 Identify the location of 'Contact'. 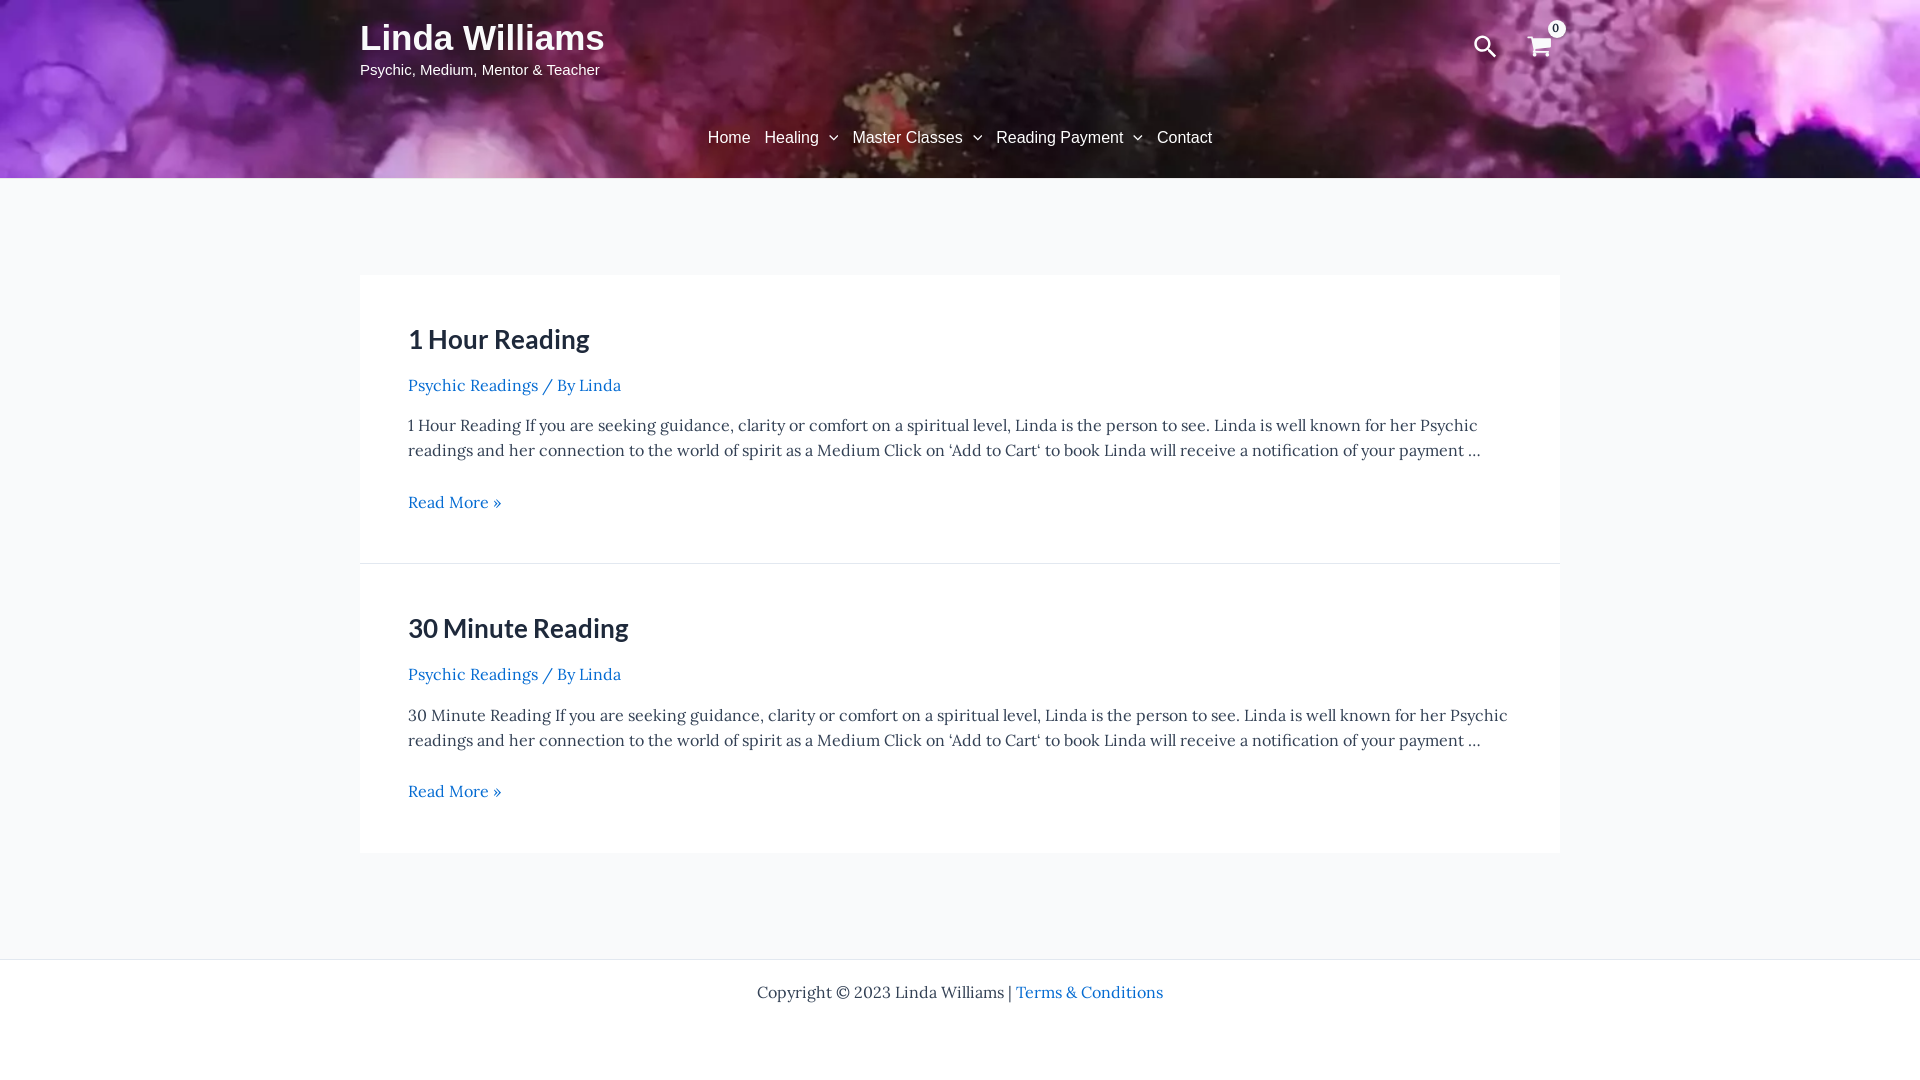
(1184, 137).